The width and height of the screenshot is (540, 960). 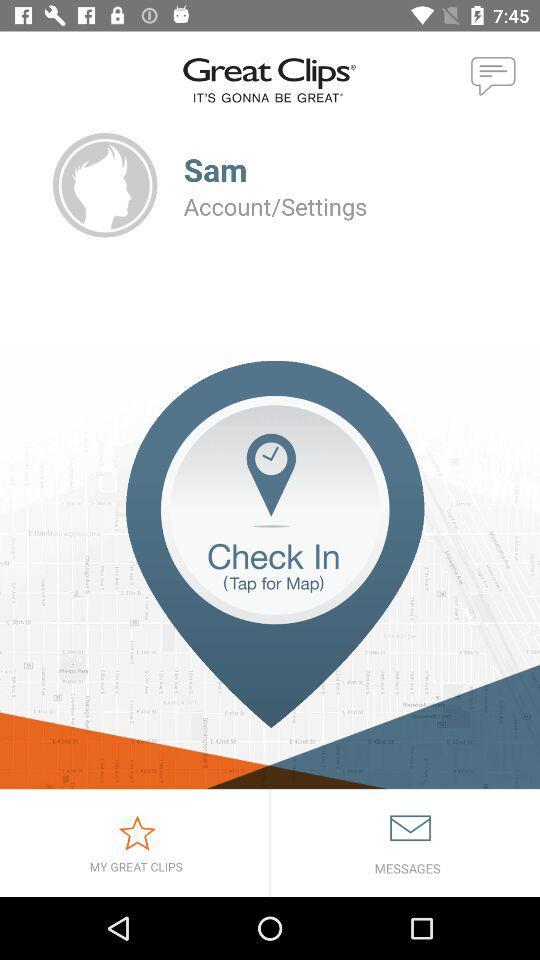 I want to click on to send a message, so click(x=493, y=77).